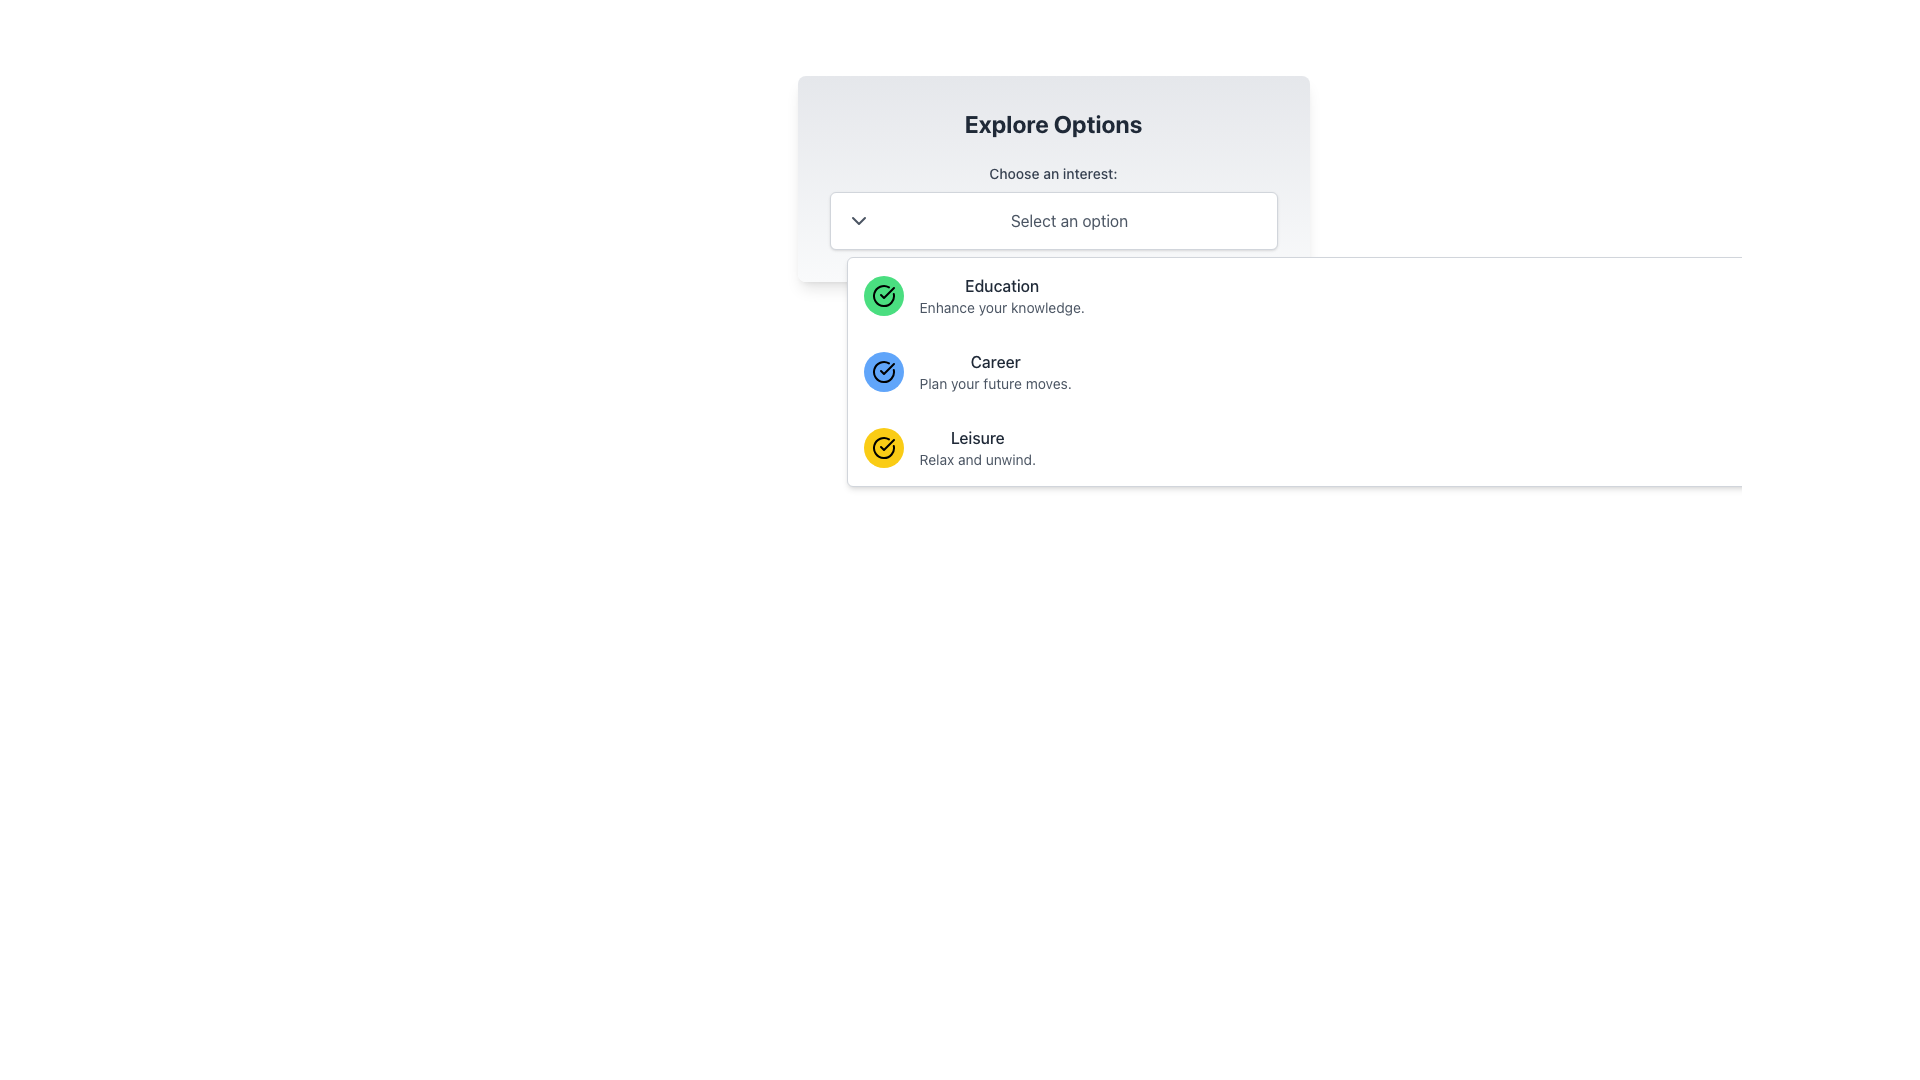 This screenshot has width=1920, height=1080. Describe the element at coordinates (977, 446) in the screenshot. I see `to select the 'Leisure' option from the dropdown menu located under 'Select an option' in the 'Explore Options' section` at that location.